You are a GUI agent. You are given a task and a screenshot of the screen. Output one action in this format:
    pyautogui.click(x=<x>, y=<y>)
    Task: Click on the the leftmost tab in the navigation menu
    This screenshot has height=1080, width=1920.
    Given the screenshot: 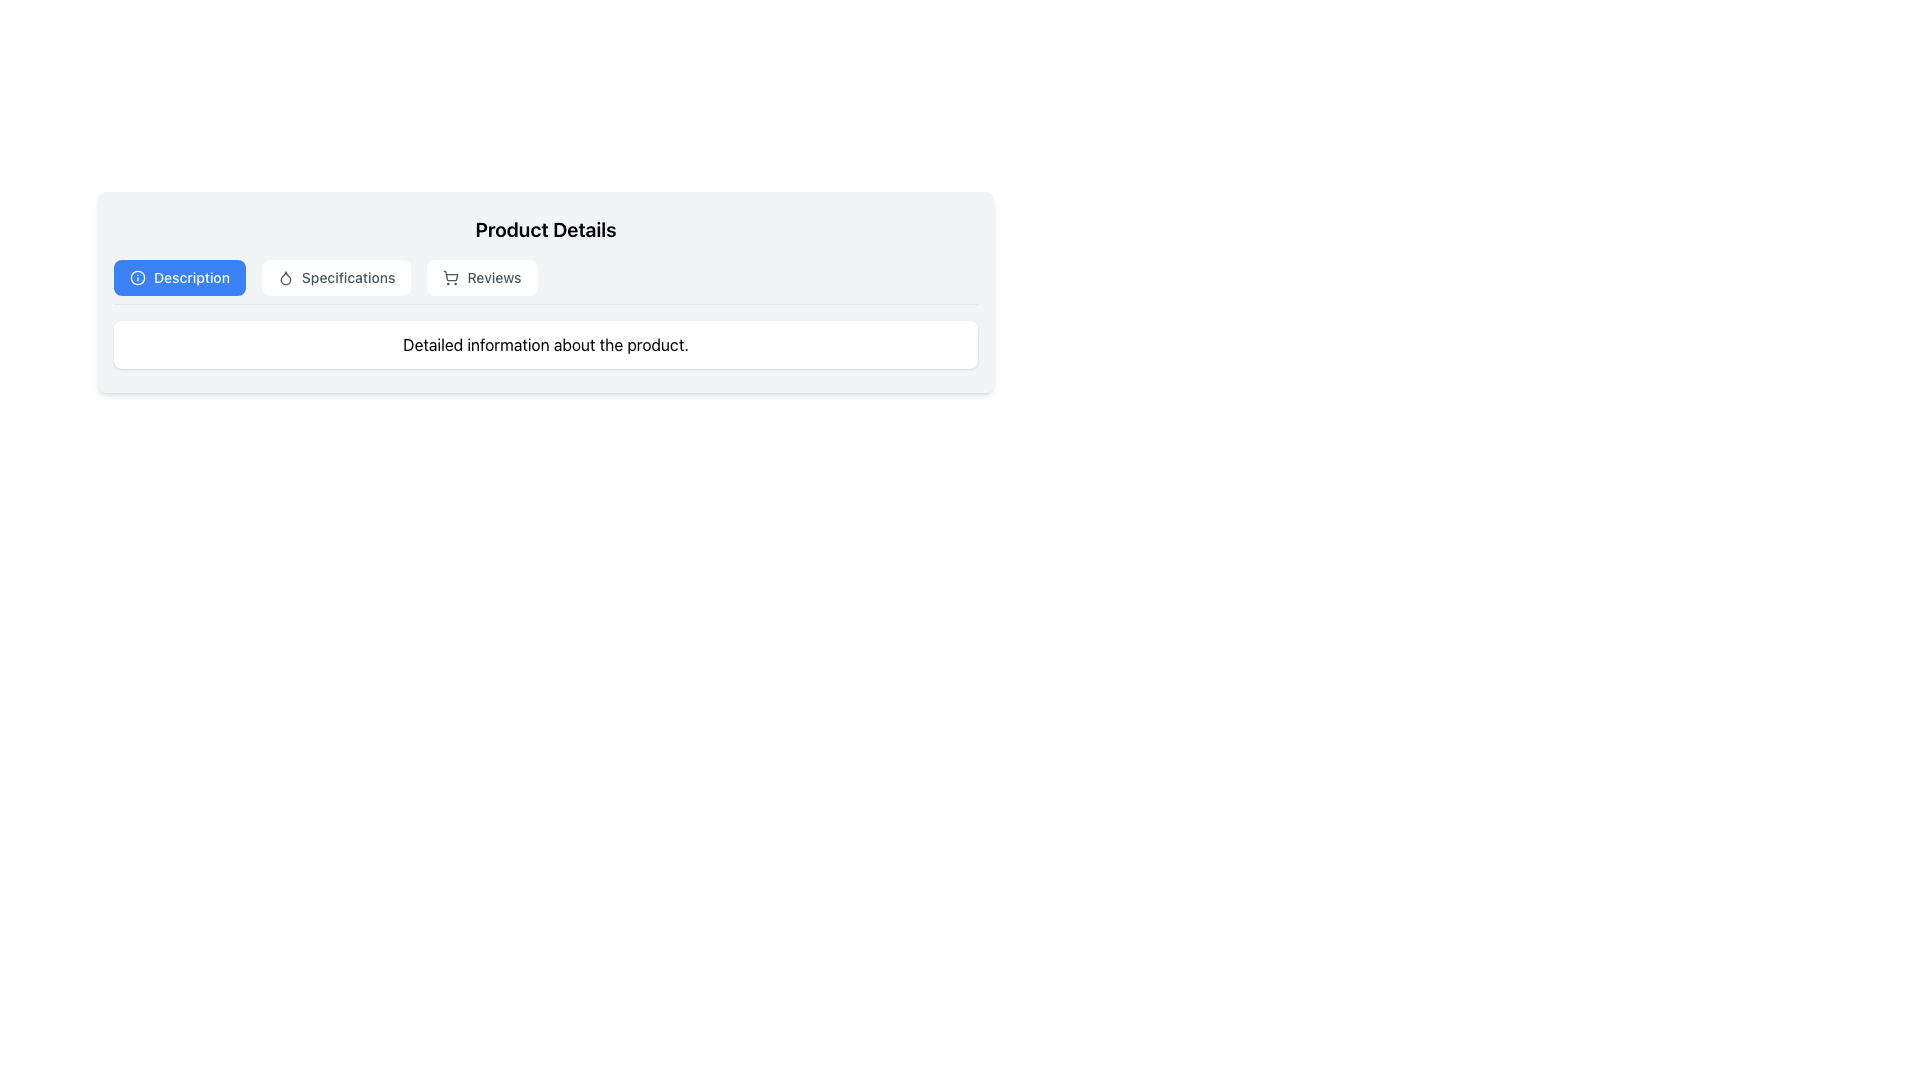 What is the action you would take?
    pyautogui.click(x=192, y=277)
    